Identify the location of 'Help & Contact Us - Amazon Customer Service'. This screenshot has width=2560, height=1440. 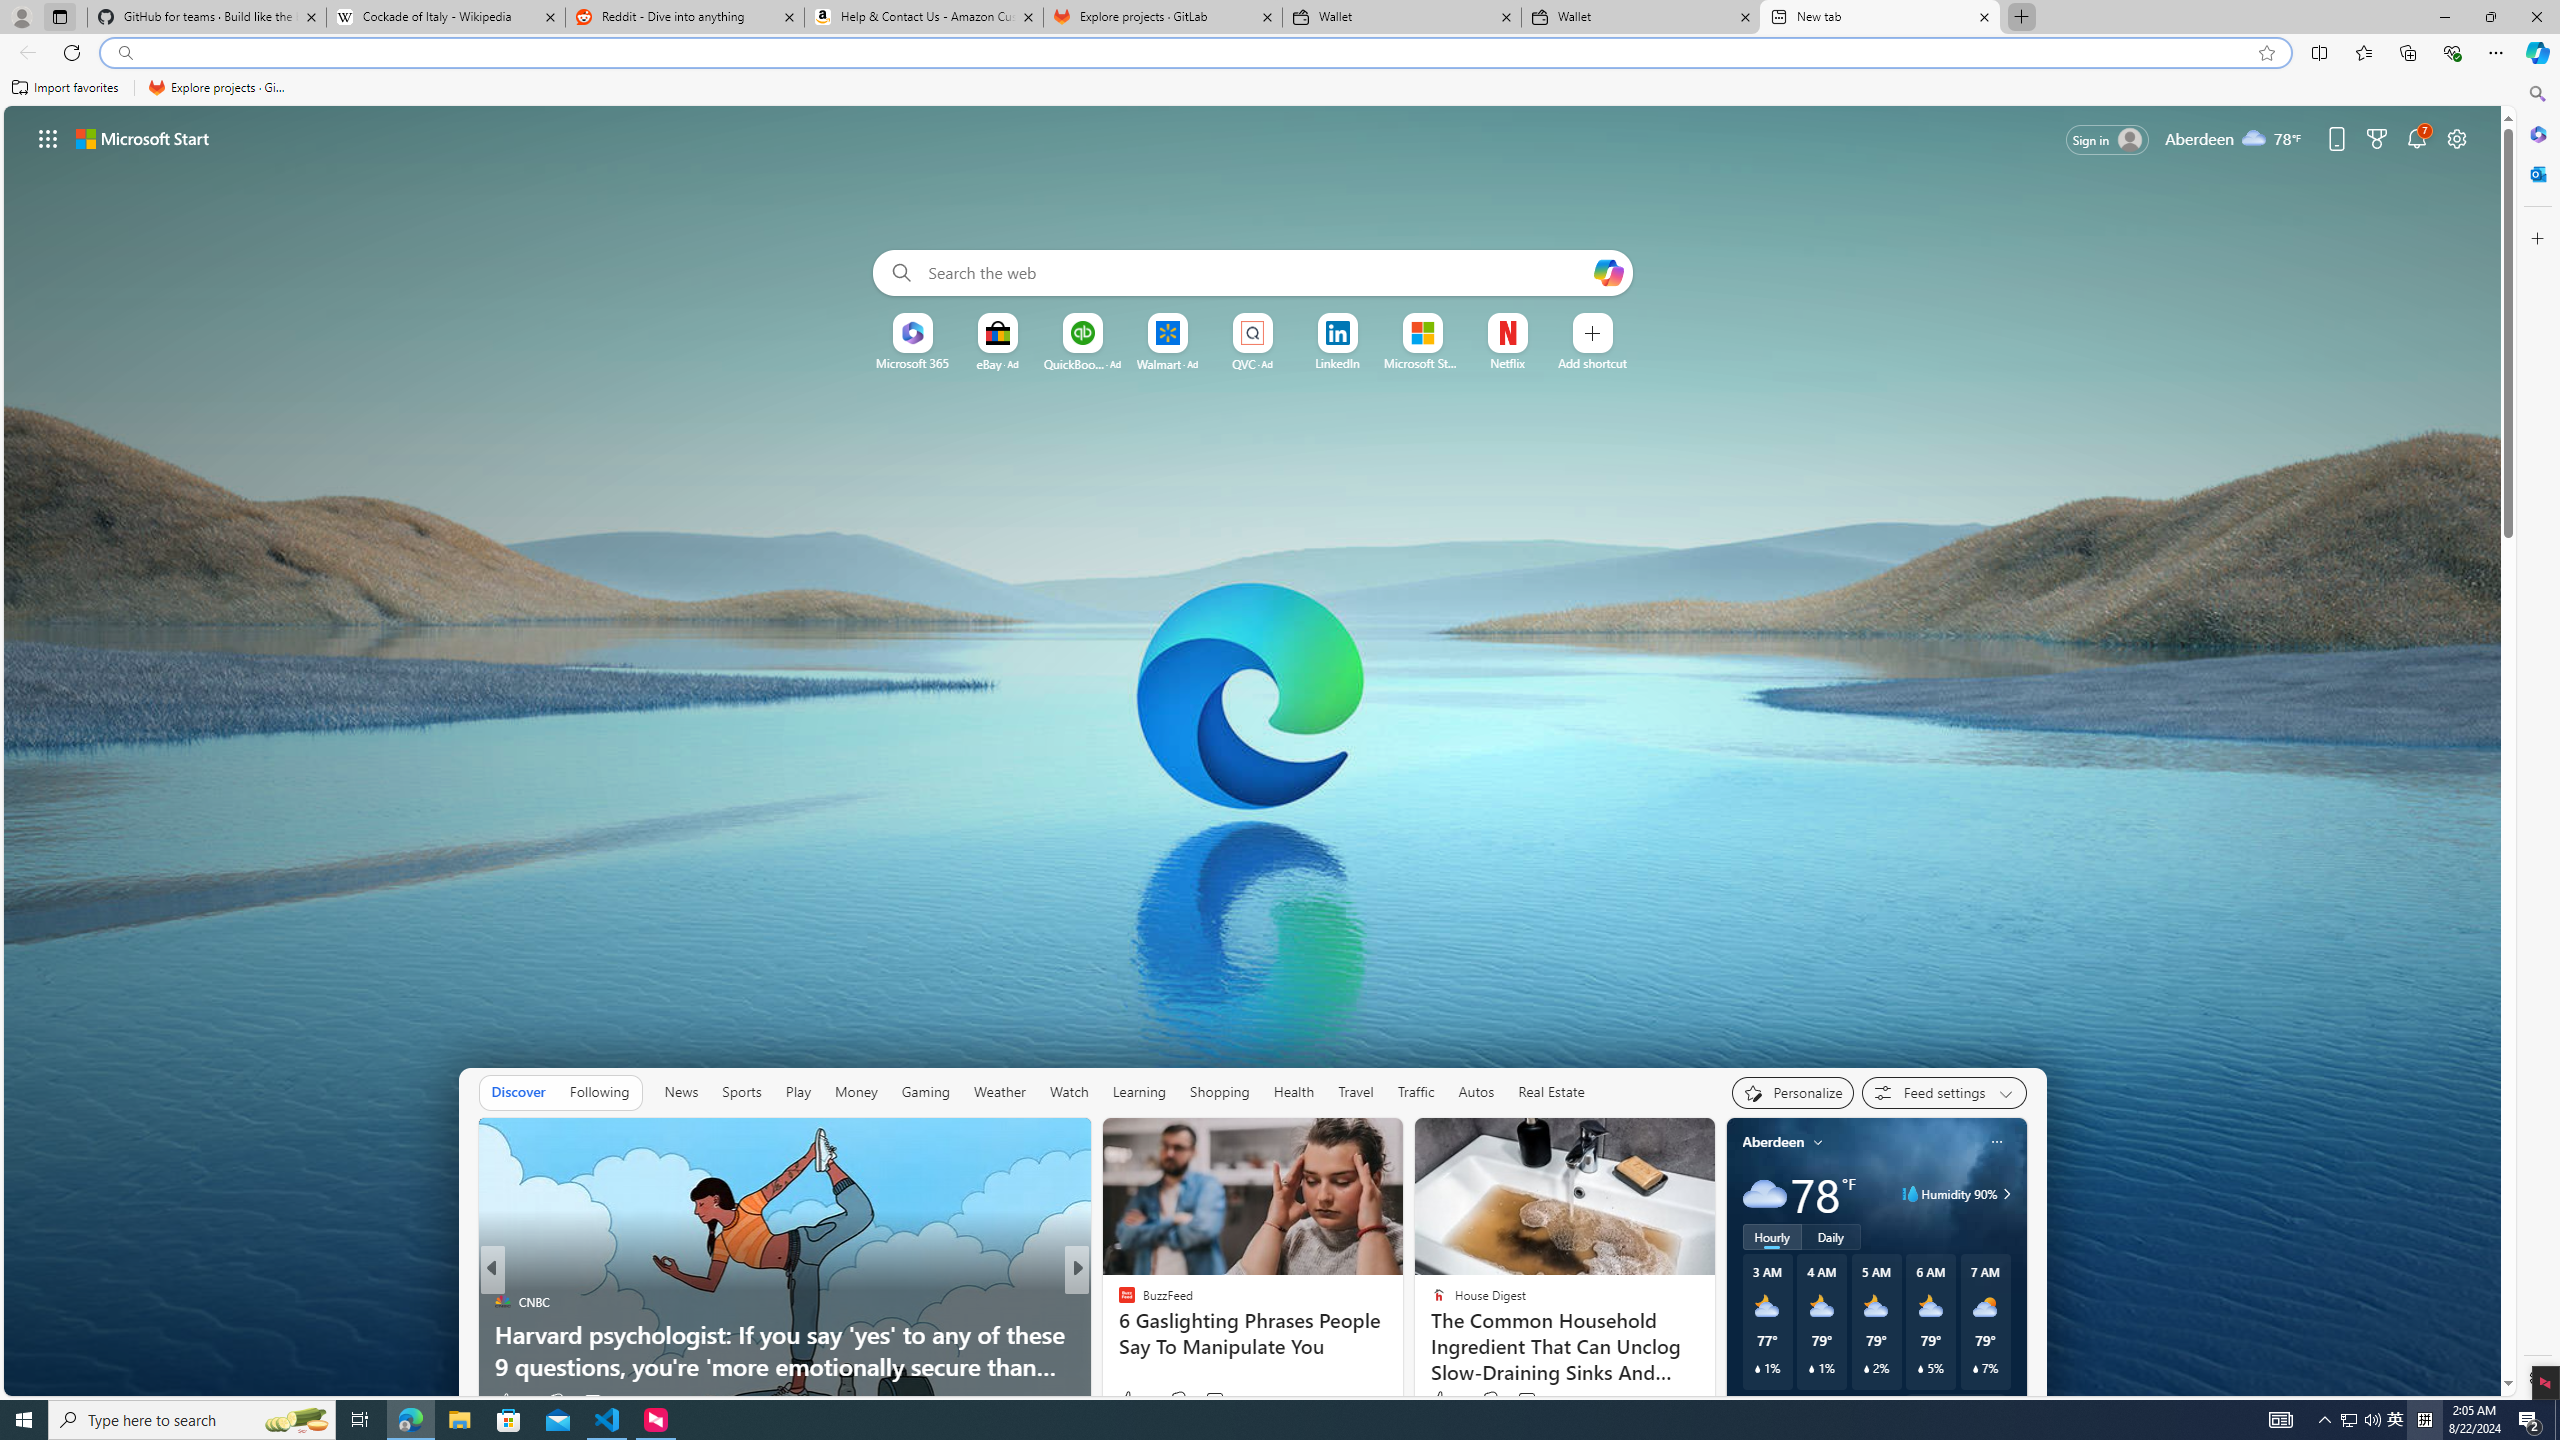
(924, 16).